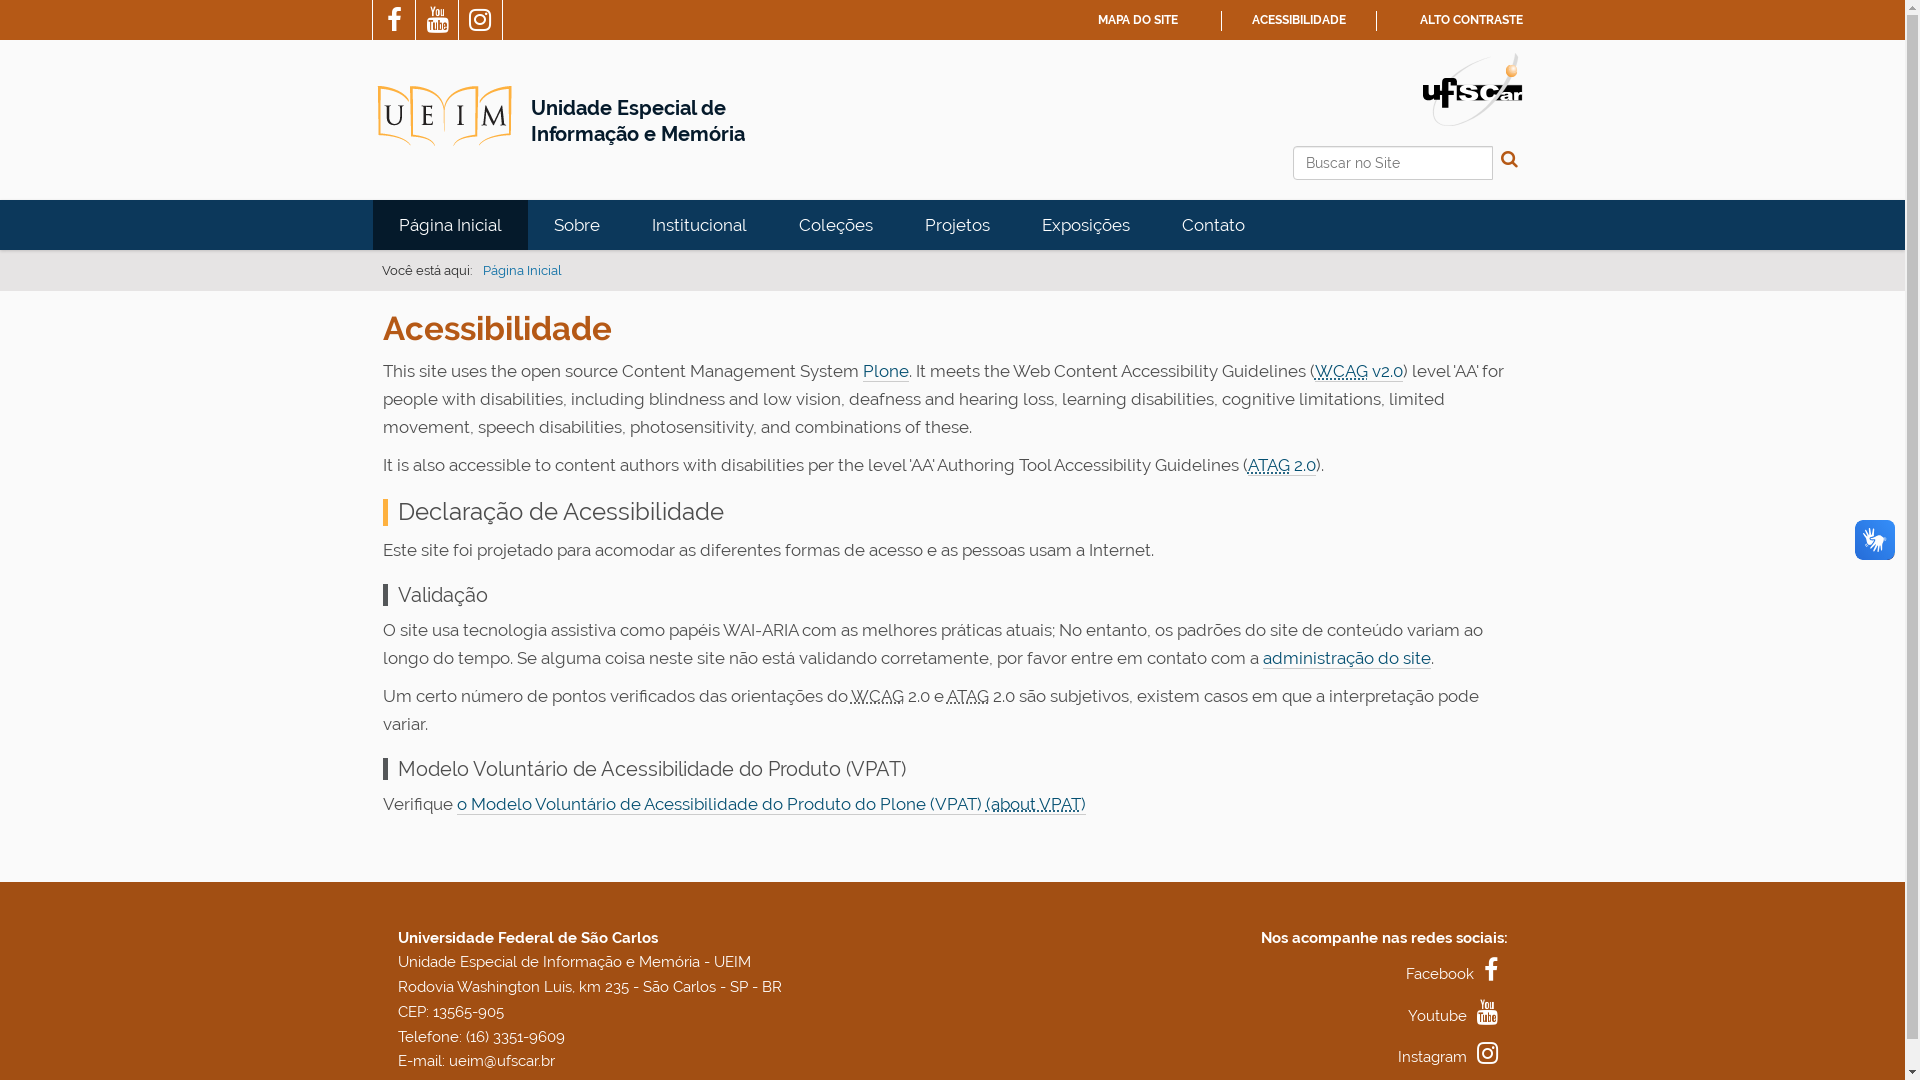  Describe the element at coordinates (1391, 161) in the screenshot. I see `'Buscar no Site'` at that location.